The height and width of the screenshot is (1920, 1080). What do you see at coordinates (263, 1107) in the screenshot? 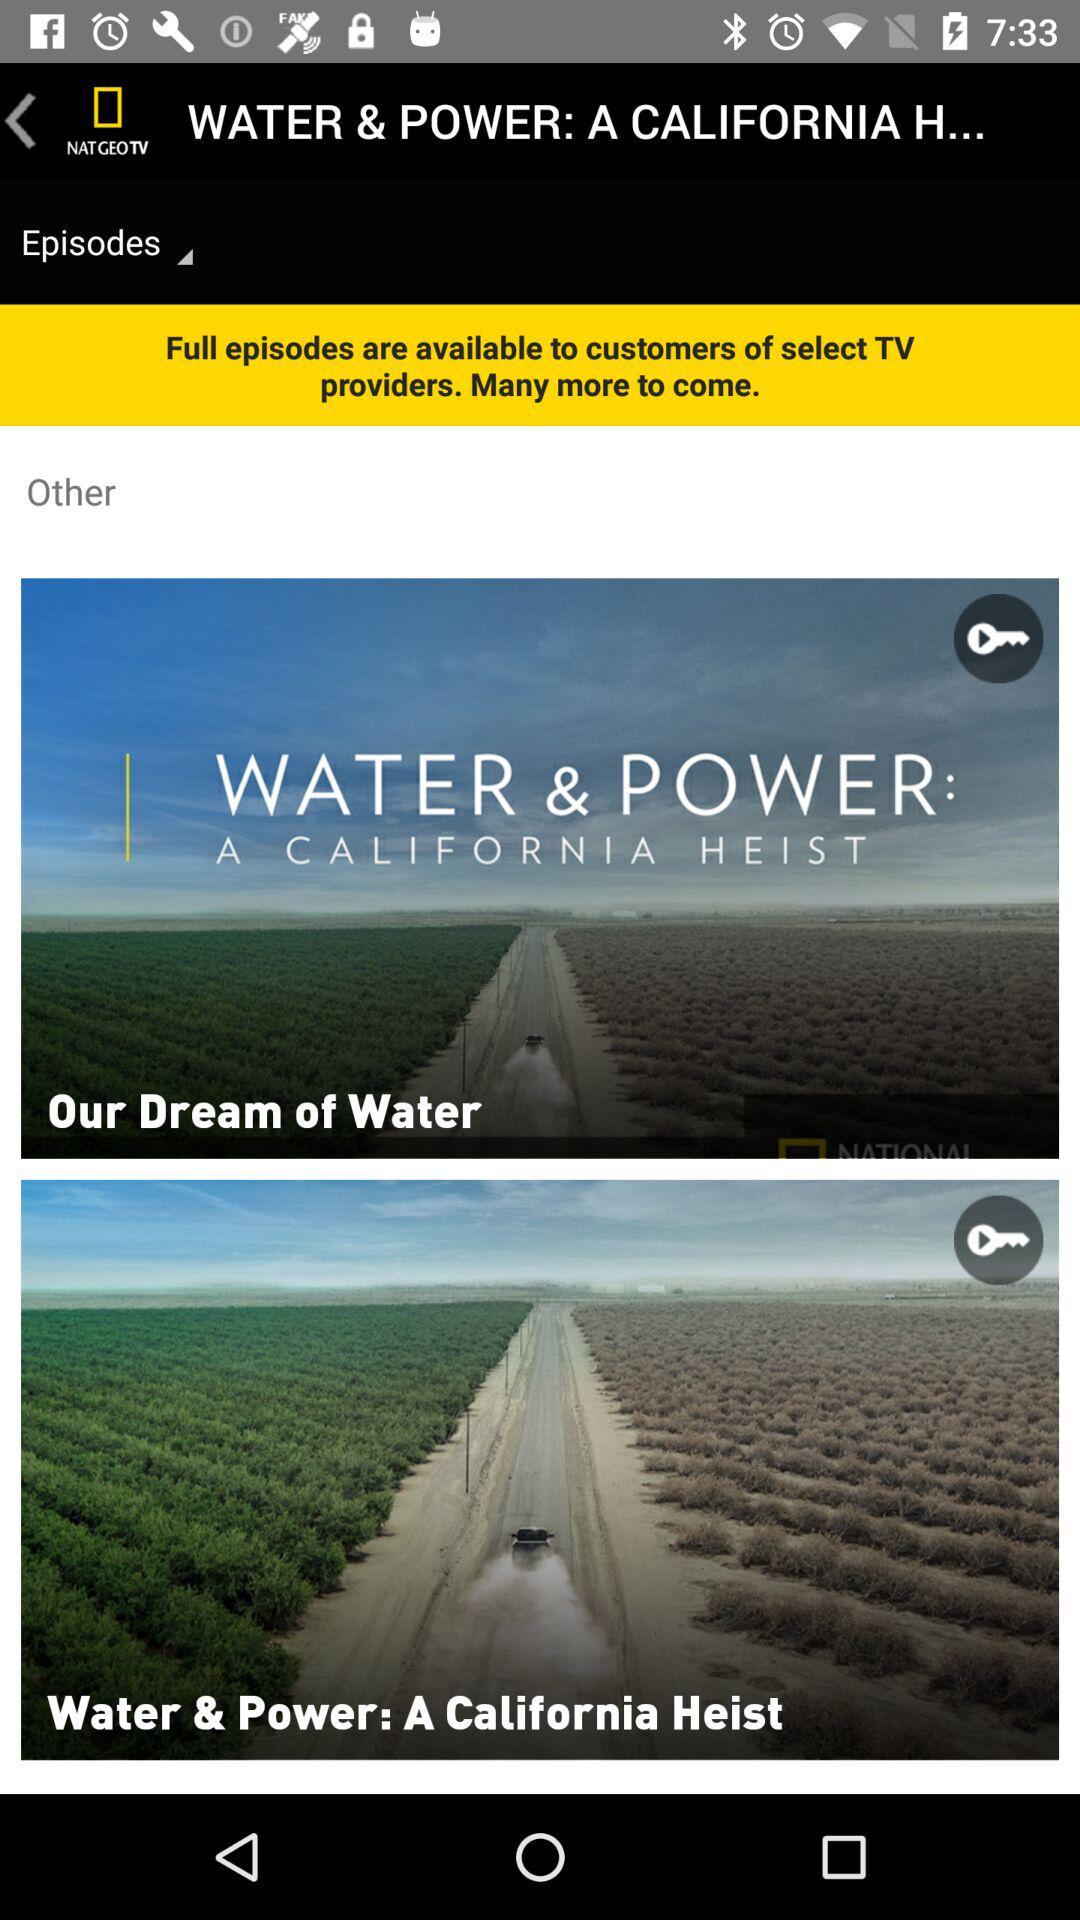
I see `item on the left` at bounding box center [263, 1107].